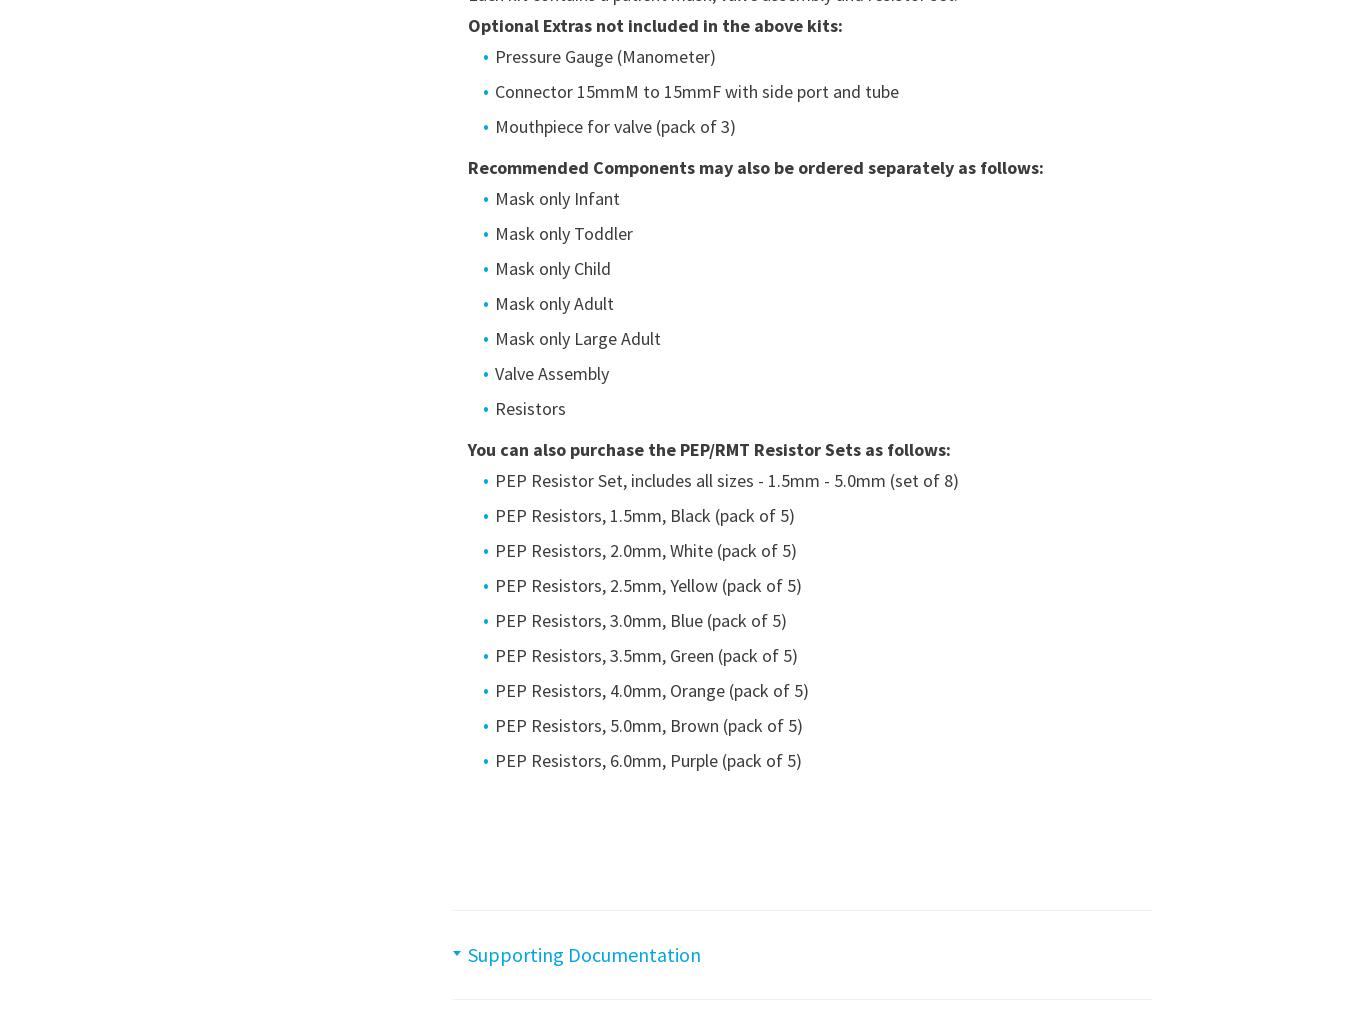 This screenshot has width=1366, height=1021. I want to click on 'Recommended Components may also be ordered separately as follows:', so click(755, 166).